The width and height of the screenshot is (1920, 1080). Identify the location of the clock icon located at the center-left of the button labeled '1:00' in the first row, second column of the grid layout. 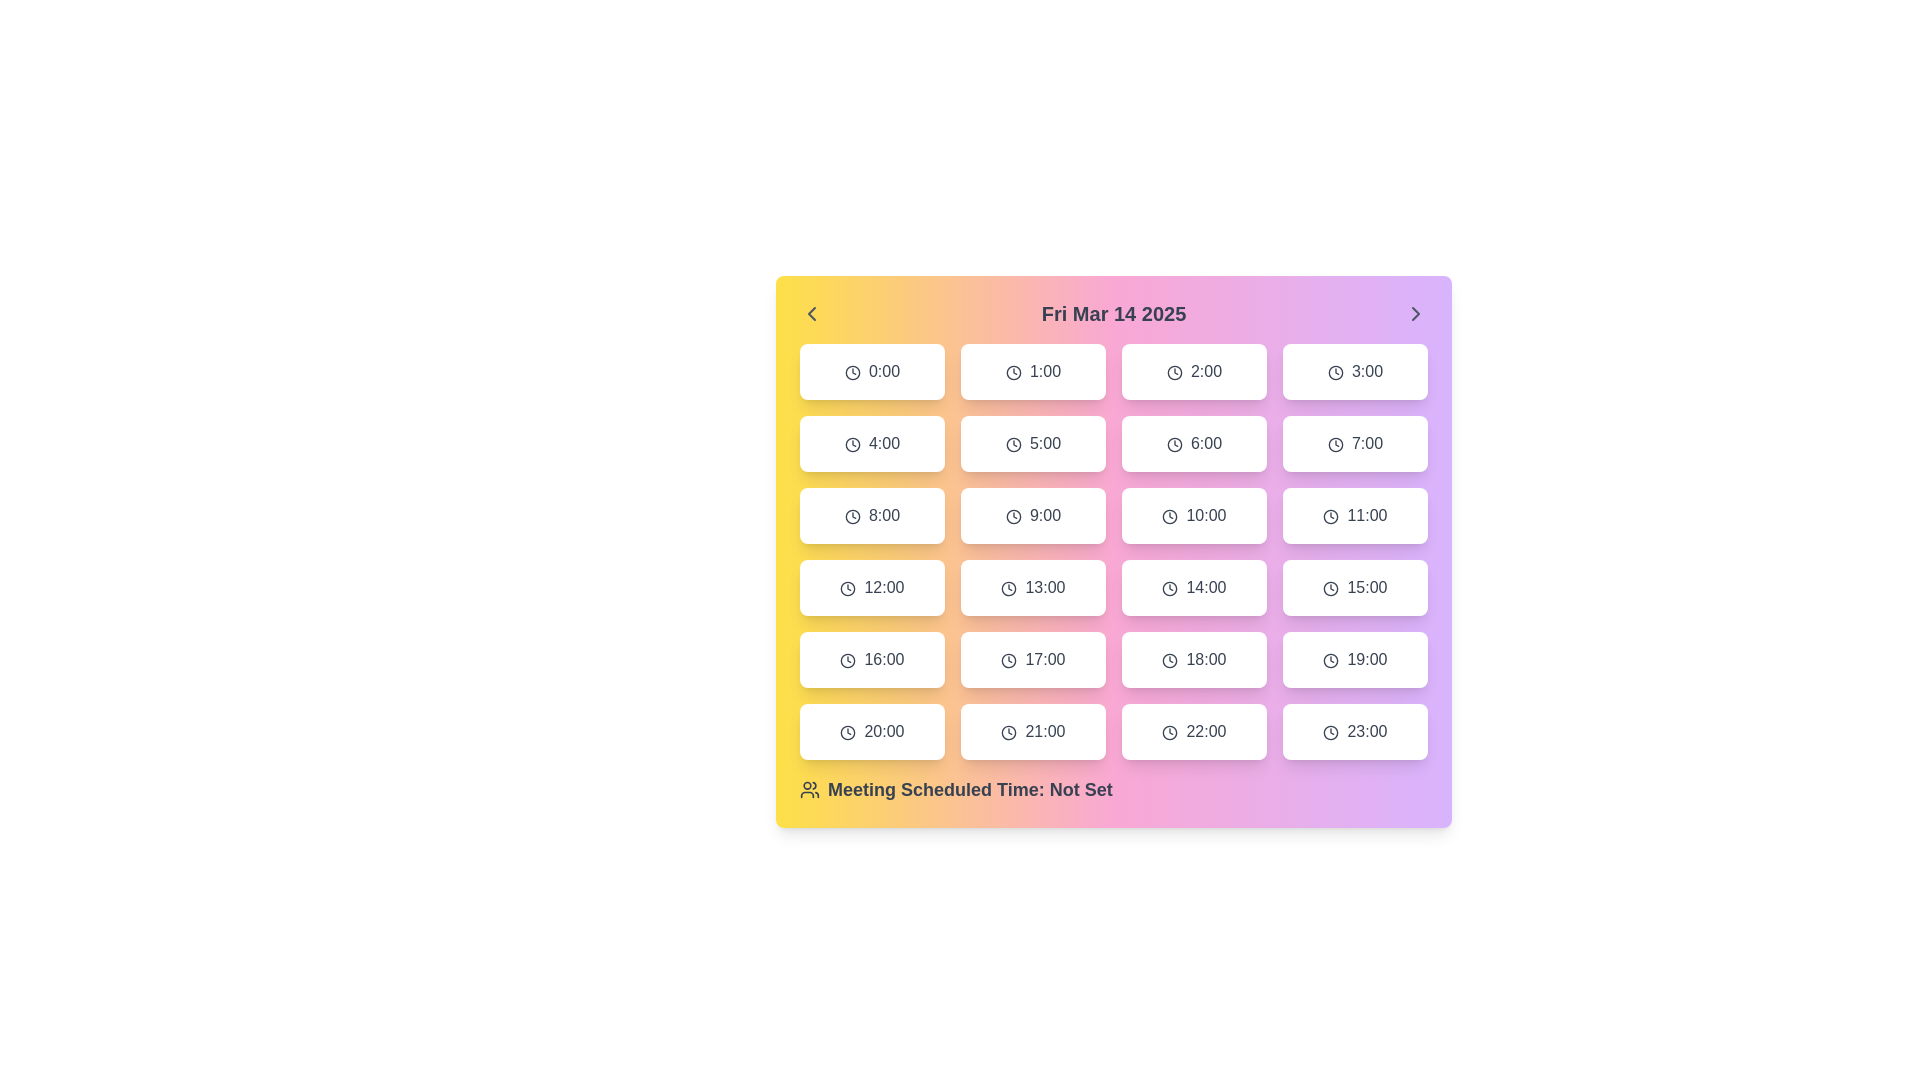
(1013, 372).